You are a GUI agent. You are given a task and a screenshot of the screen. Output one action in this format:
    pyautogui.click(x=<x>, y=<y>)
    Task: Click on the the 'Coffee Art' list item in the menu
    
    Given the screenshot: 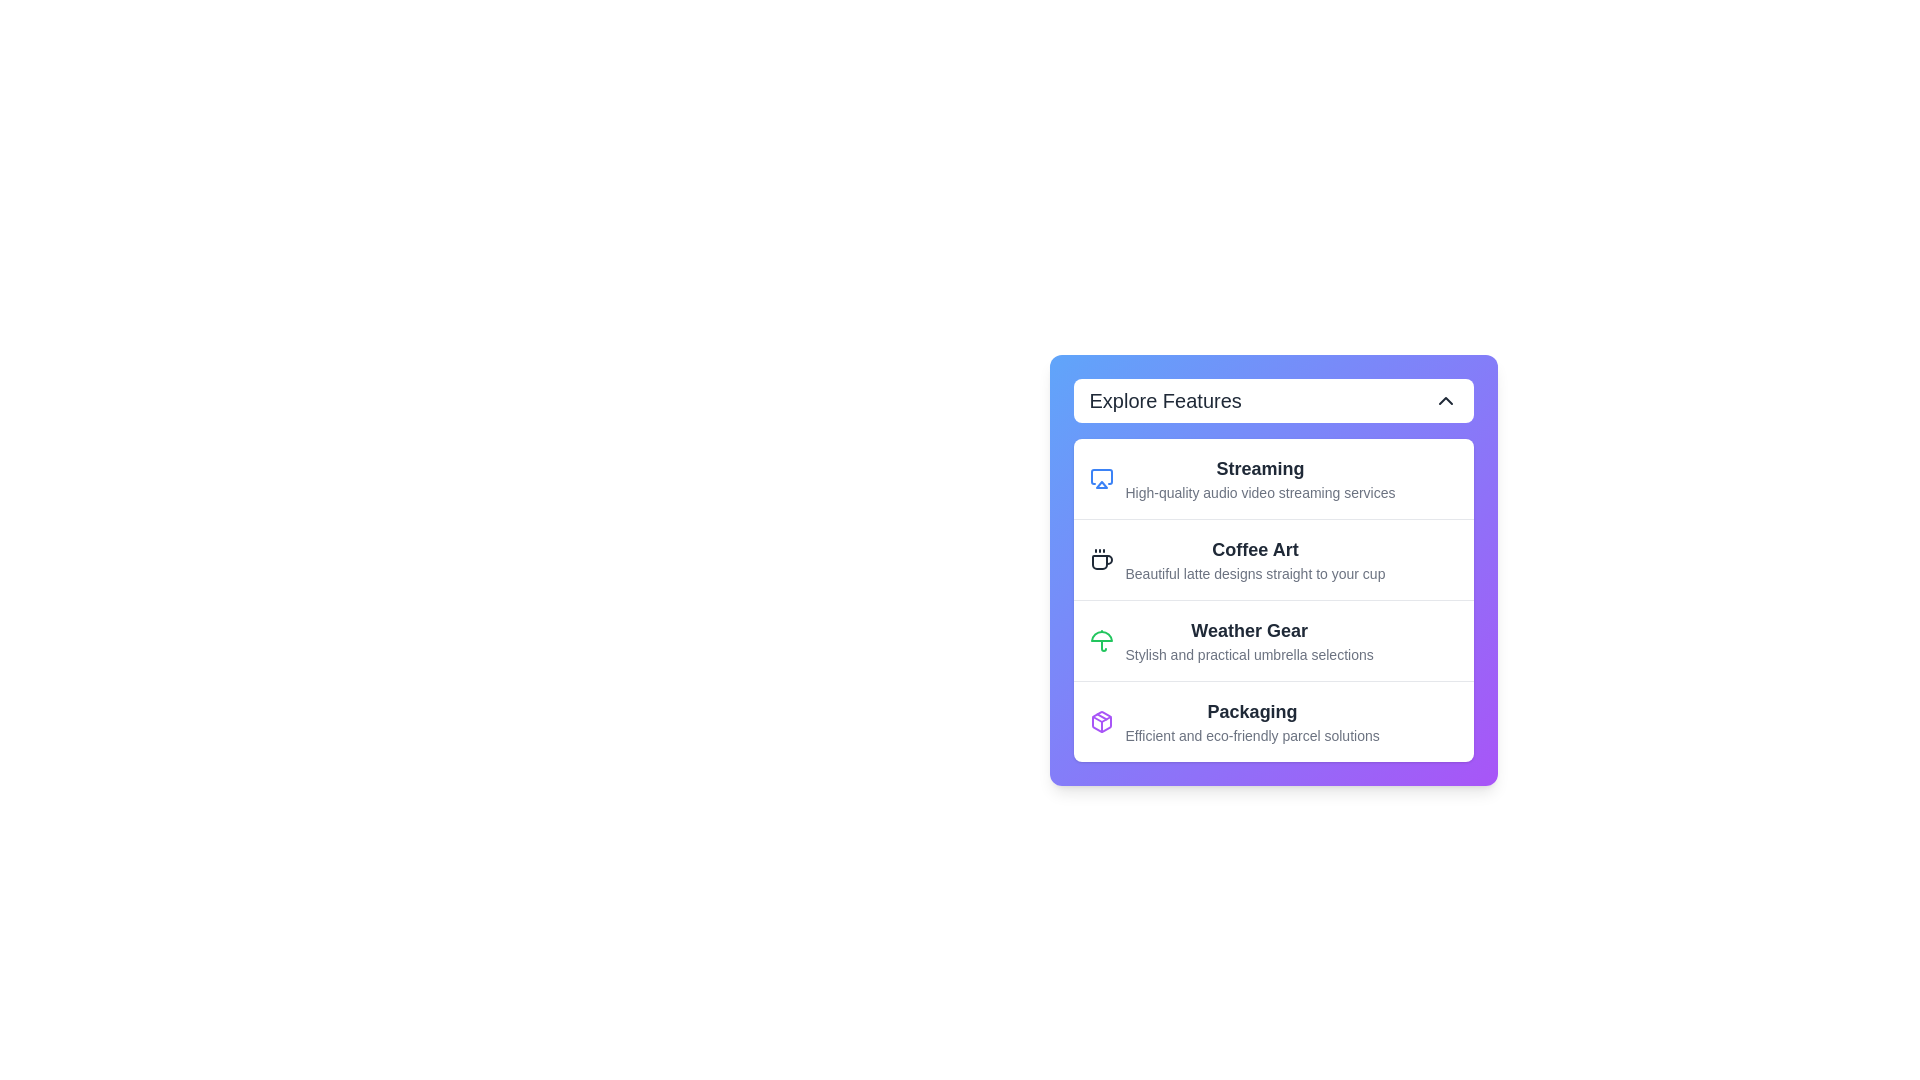 What is the action you would take?
    pyautogui.click(x=1272, y=559)
    